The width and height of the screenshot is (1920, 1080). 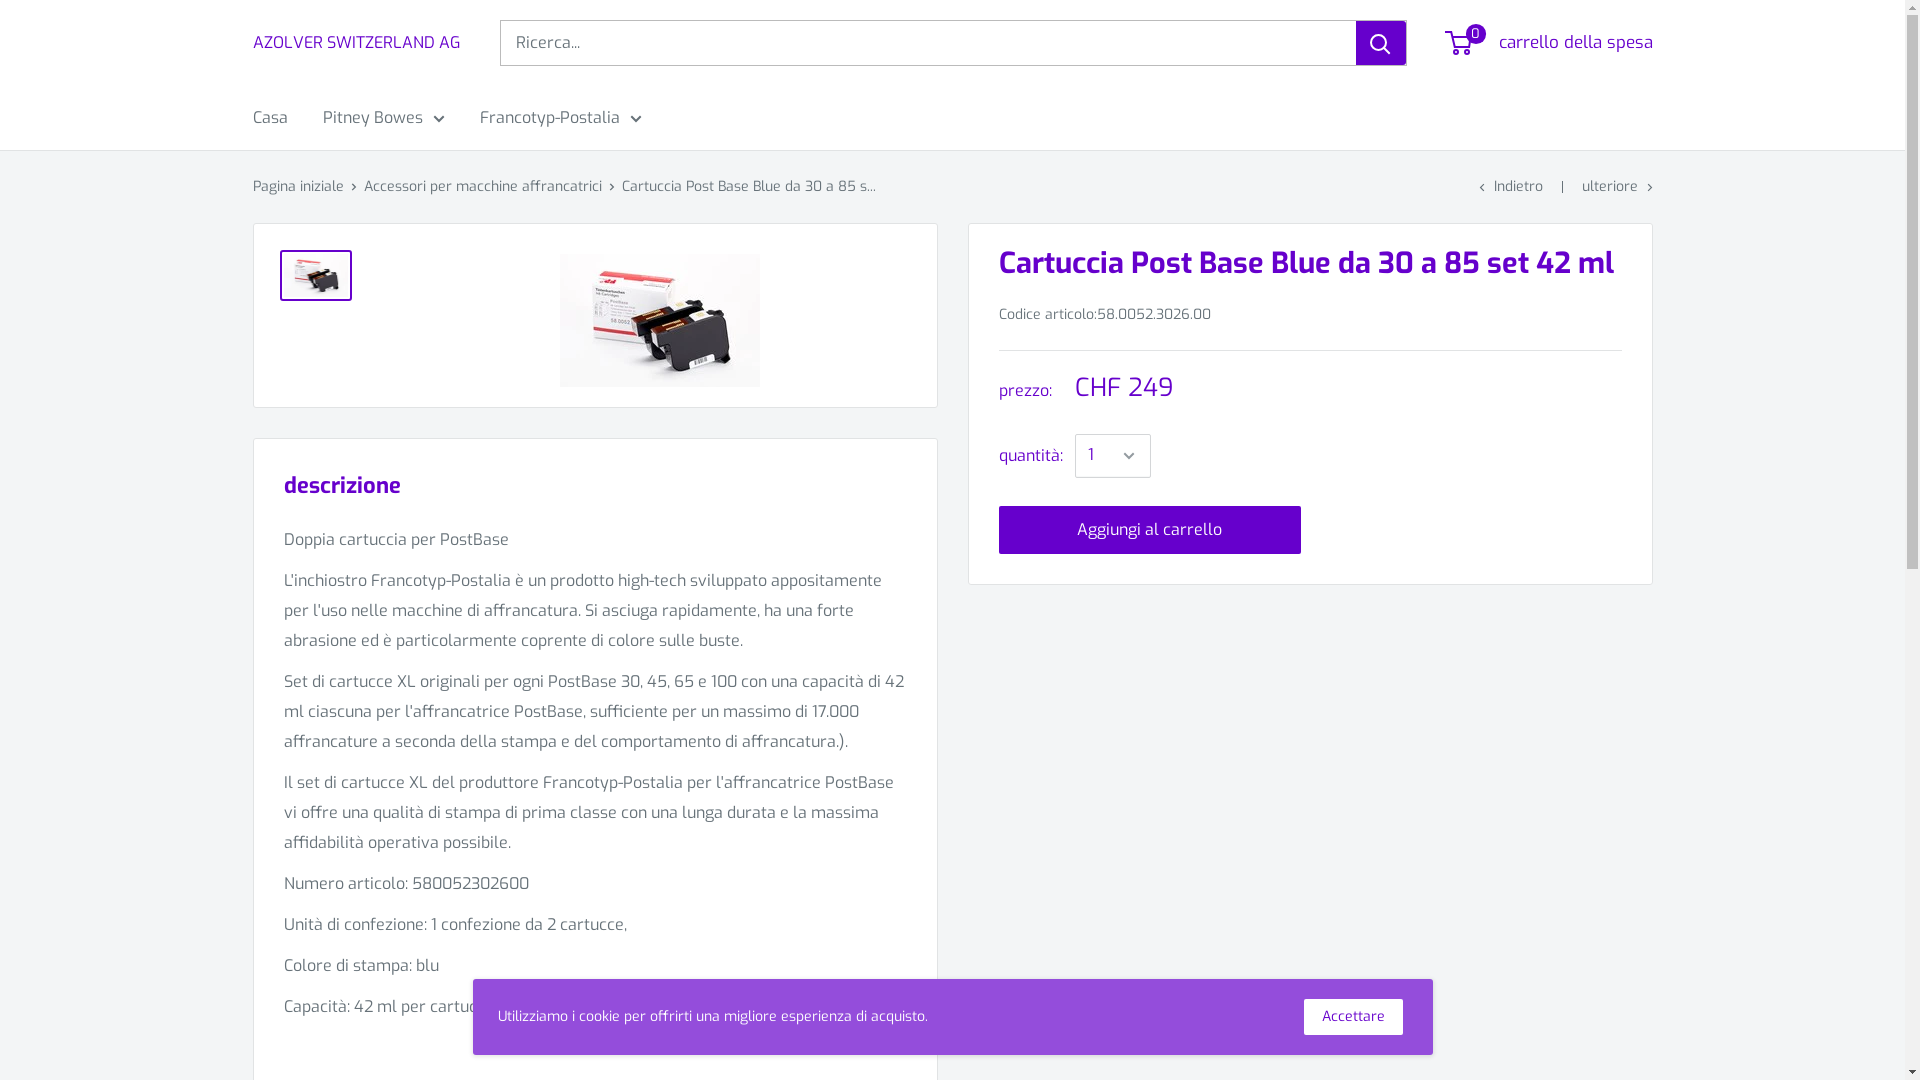 What do you see at coordinates (251, 118) in the screenshot?
I see `'Casa'` at bounding box center [251, 118].